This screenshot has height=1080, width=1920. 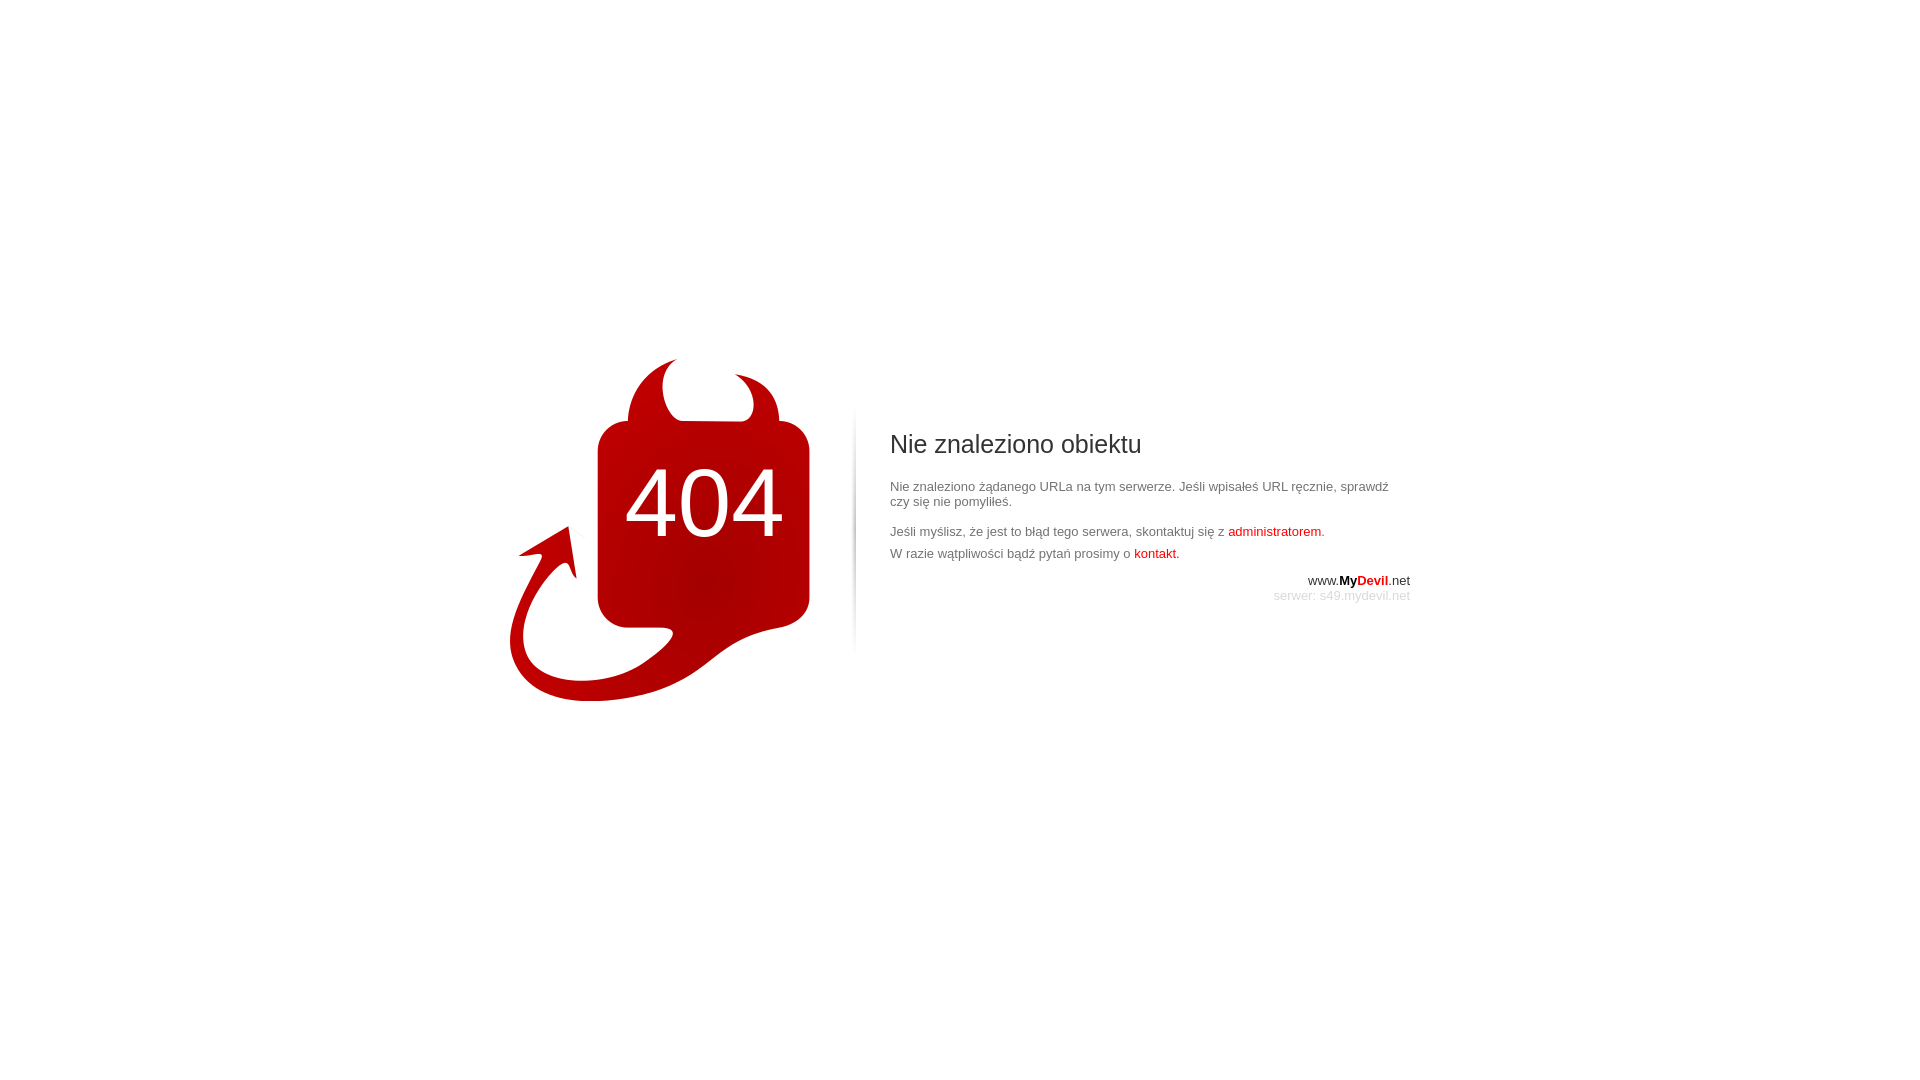 What do you see at coordinates (1358, 580) in the screenshot?
I see `'www.MyDevil.net'` at bounding box center [1358, 580].